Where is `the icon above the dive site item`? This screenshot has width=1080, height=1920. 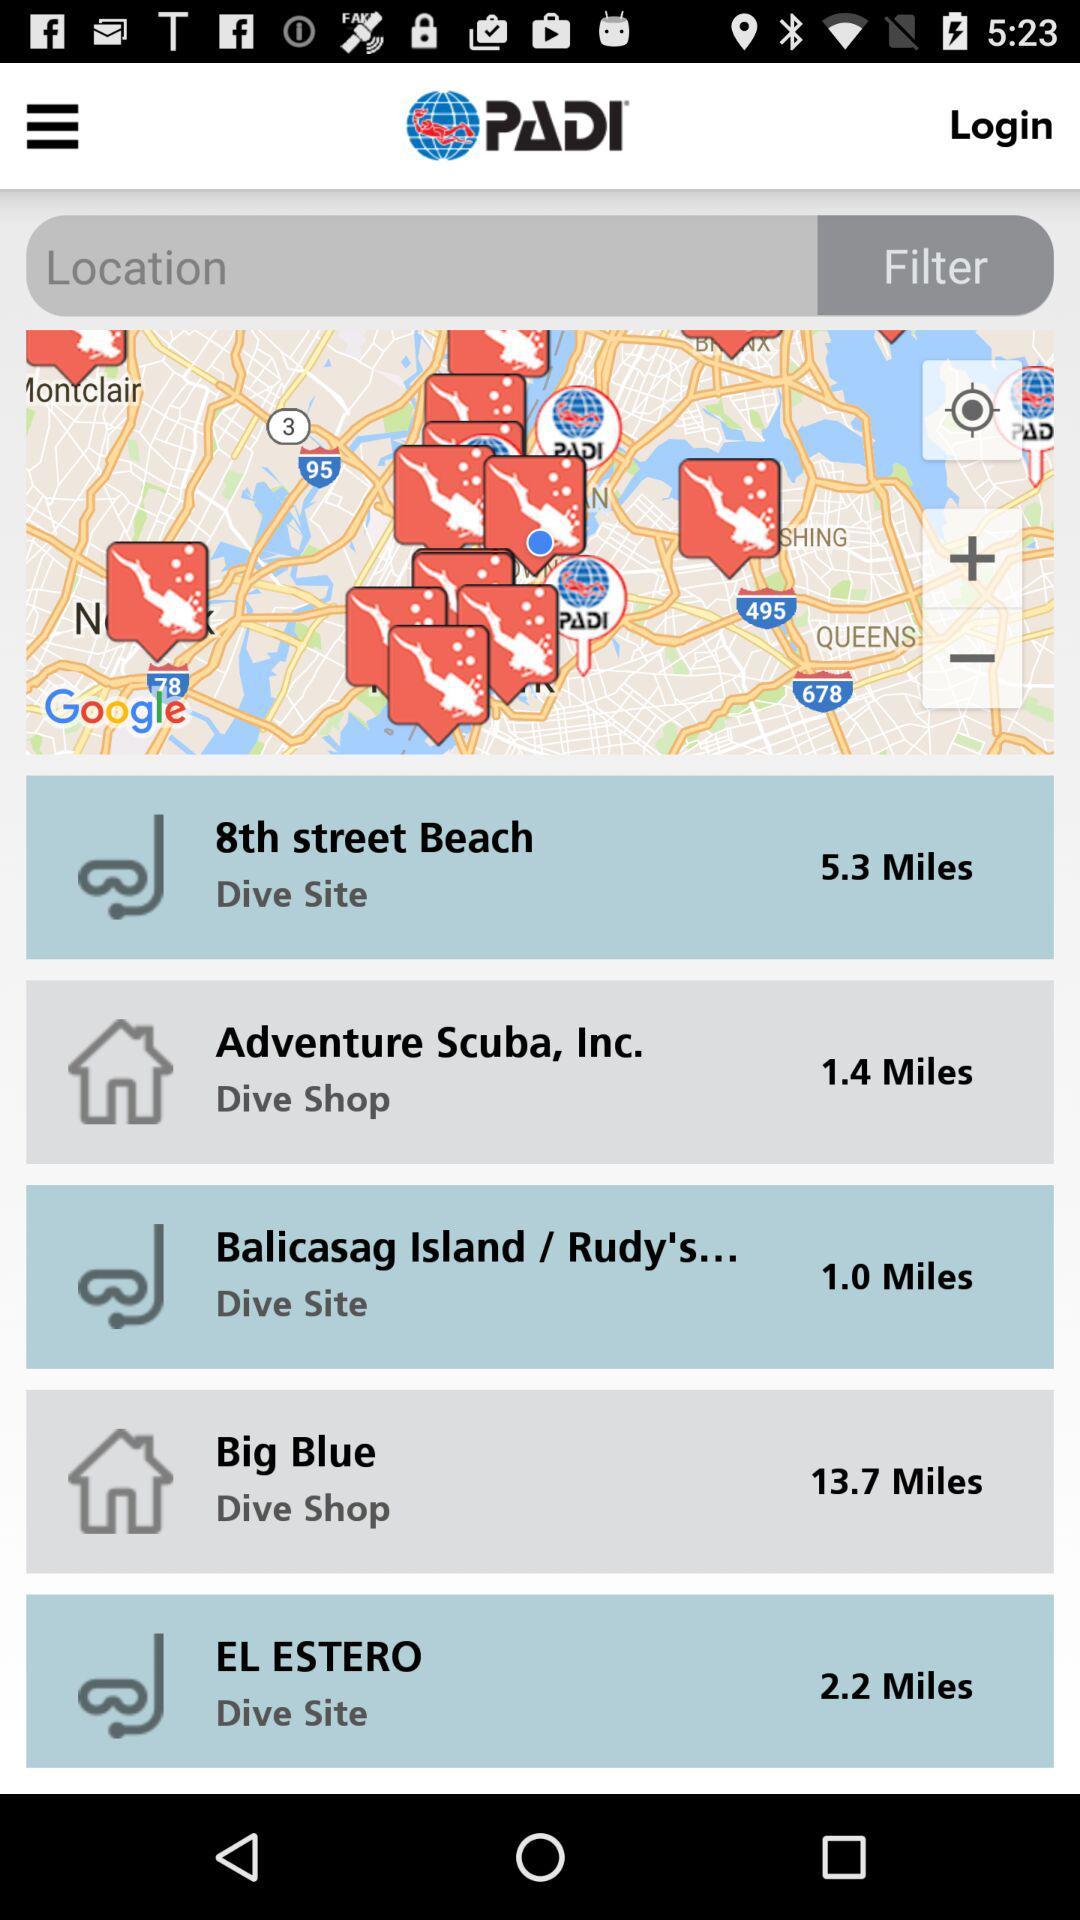 the icon above the dive site item is located at coordinates (490, 1640).